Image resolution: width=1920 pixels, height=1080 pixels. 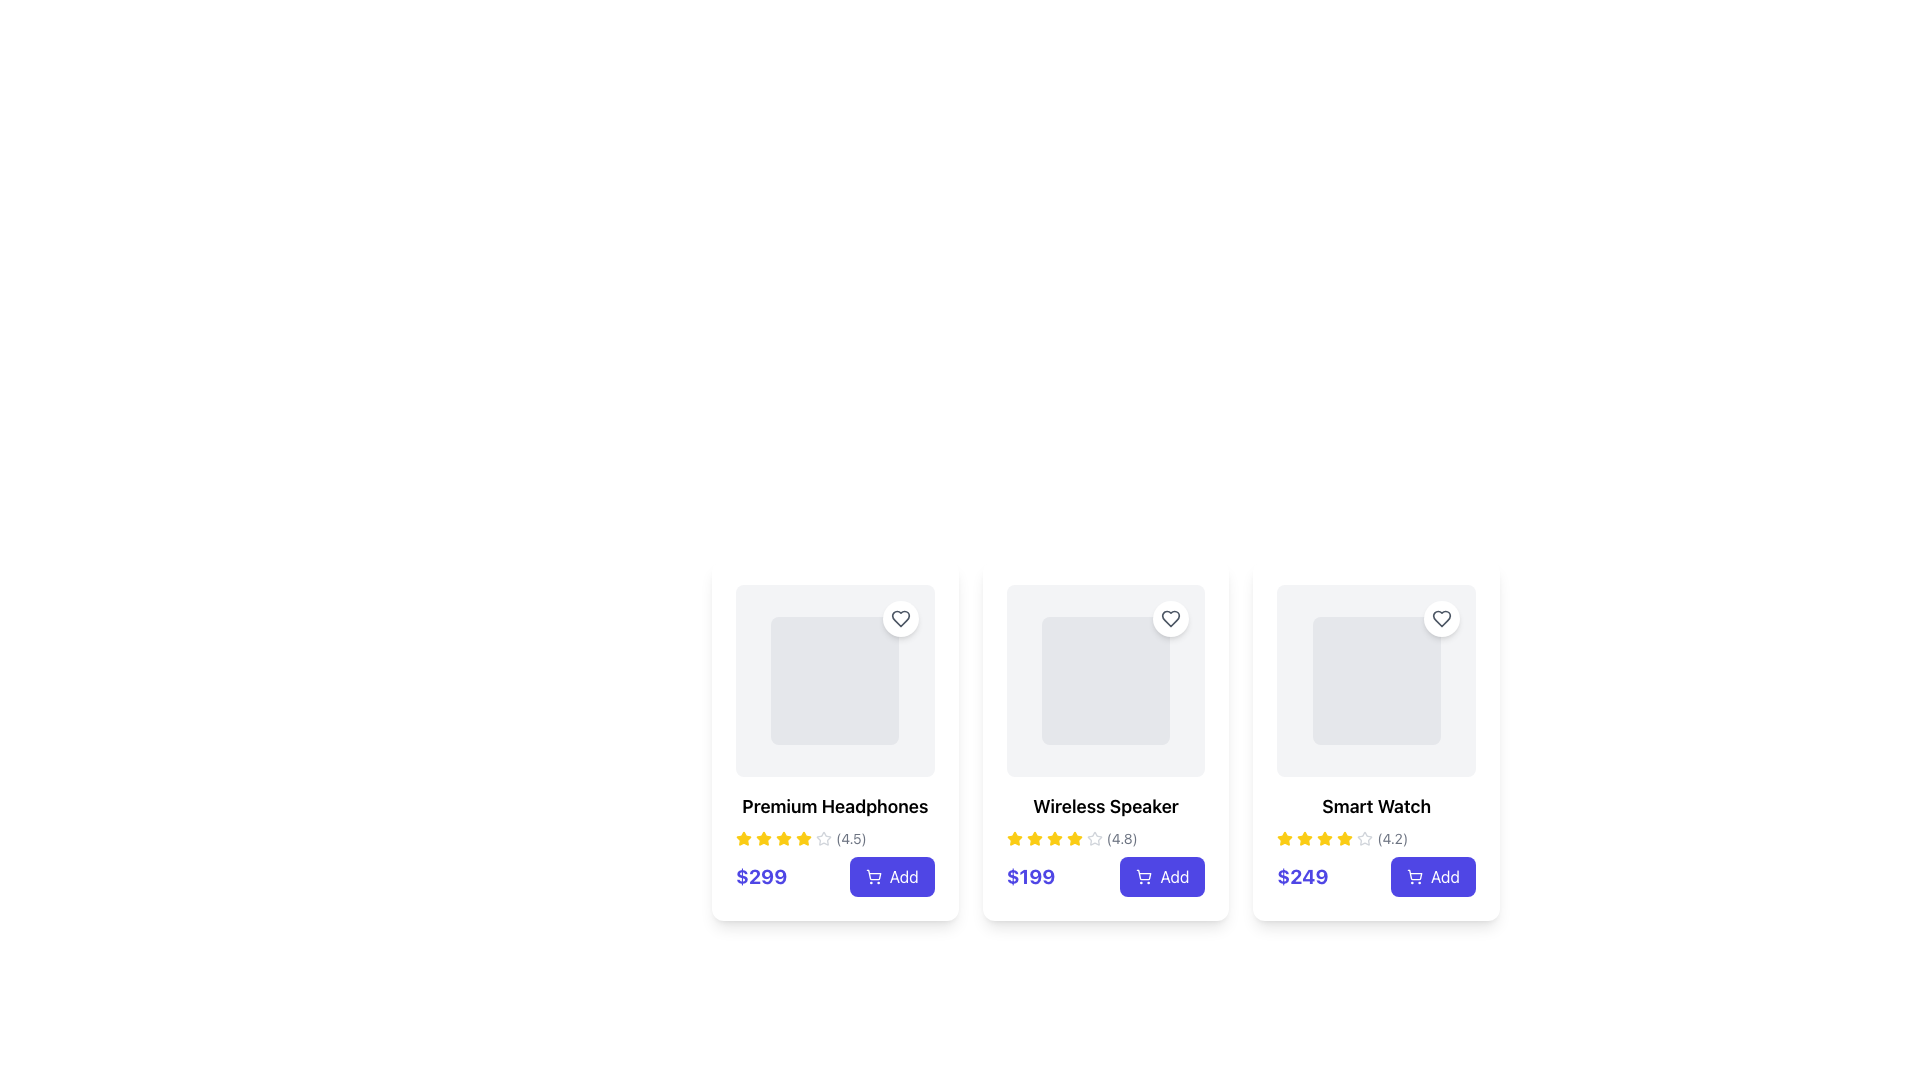 What do you see at coordinates (1305, 839) in the screenshot?
I see `the third star icon in the rating section under the 'Smart Watch' product card` at bounding box center [1305, 839].